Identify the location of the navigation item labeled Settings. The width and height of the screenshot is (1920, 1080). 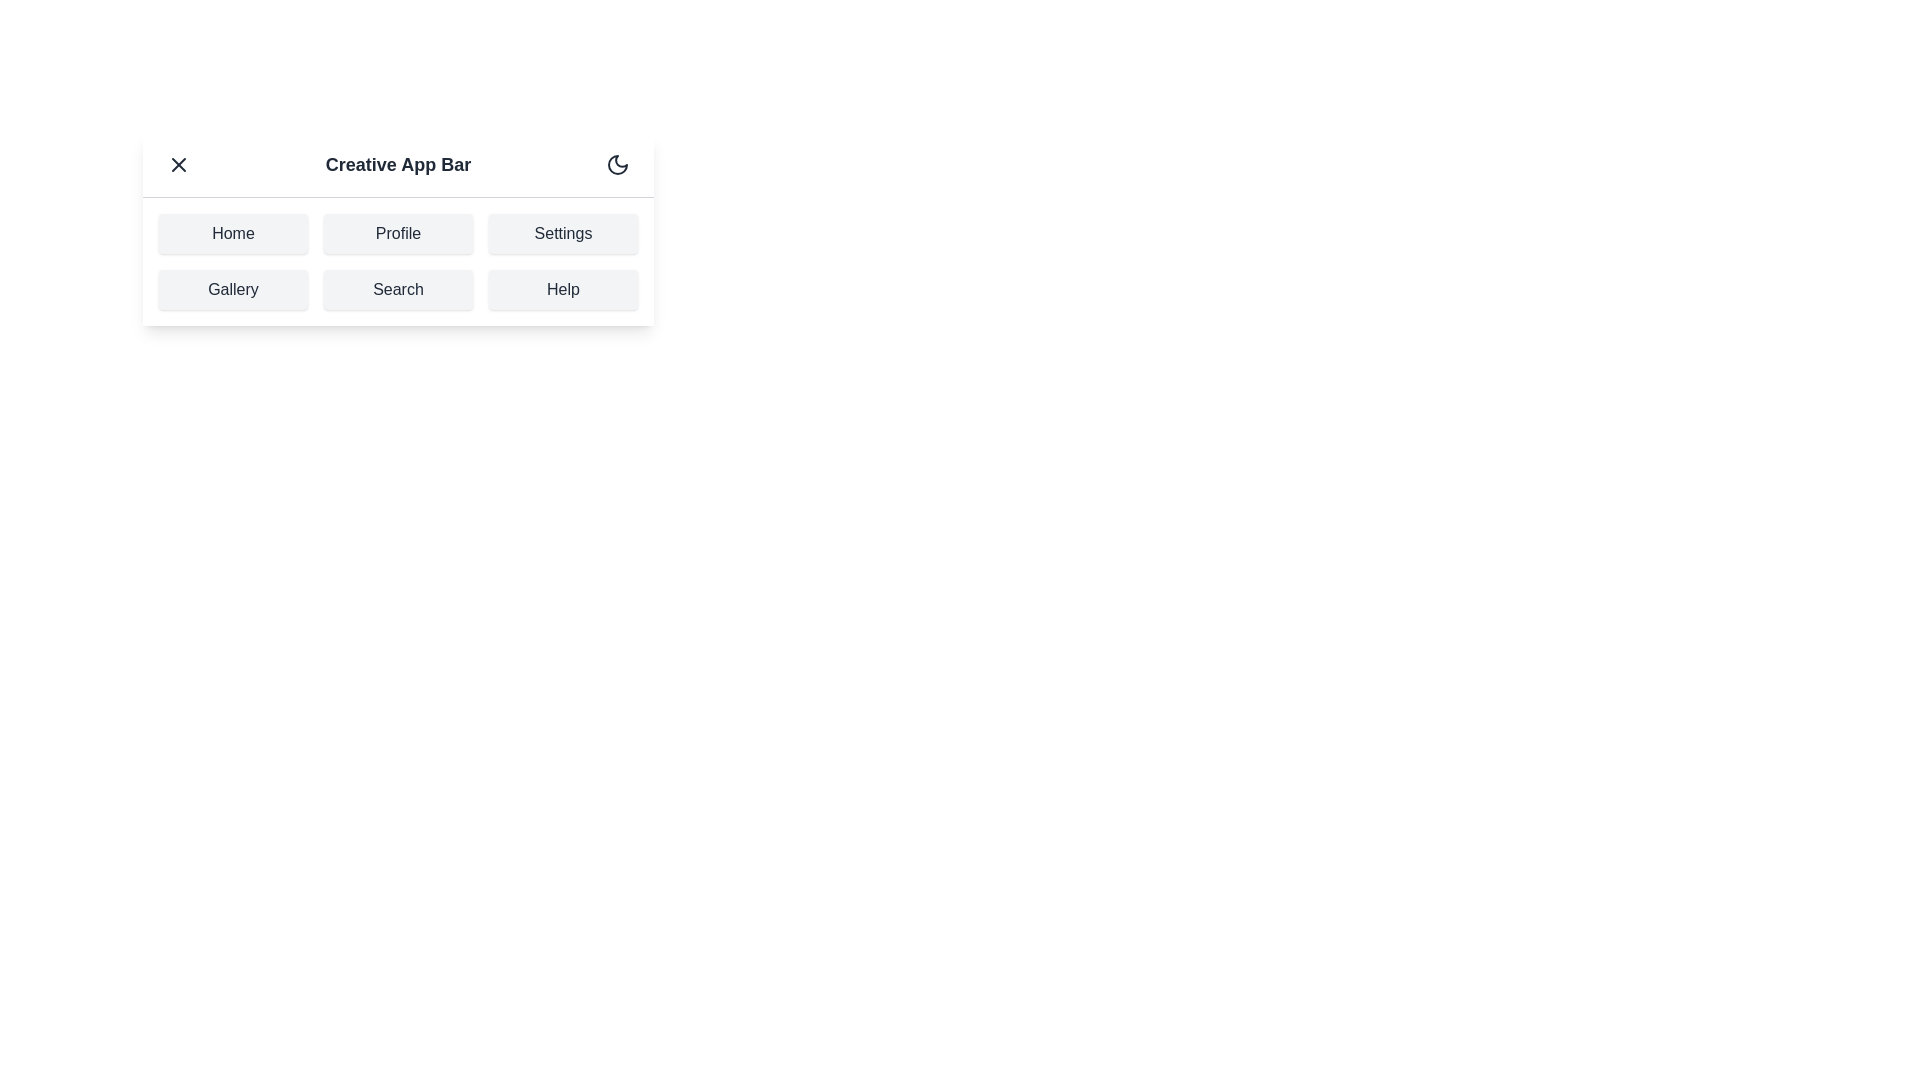
(562, 233).